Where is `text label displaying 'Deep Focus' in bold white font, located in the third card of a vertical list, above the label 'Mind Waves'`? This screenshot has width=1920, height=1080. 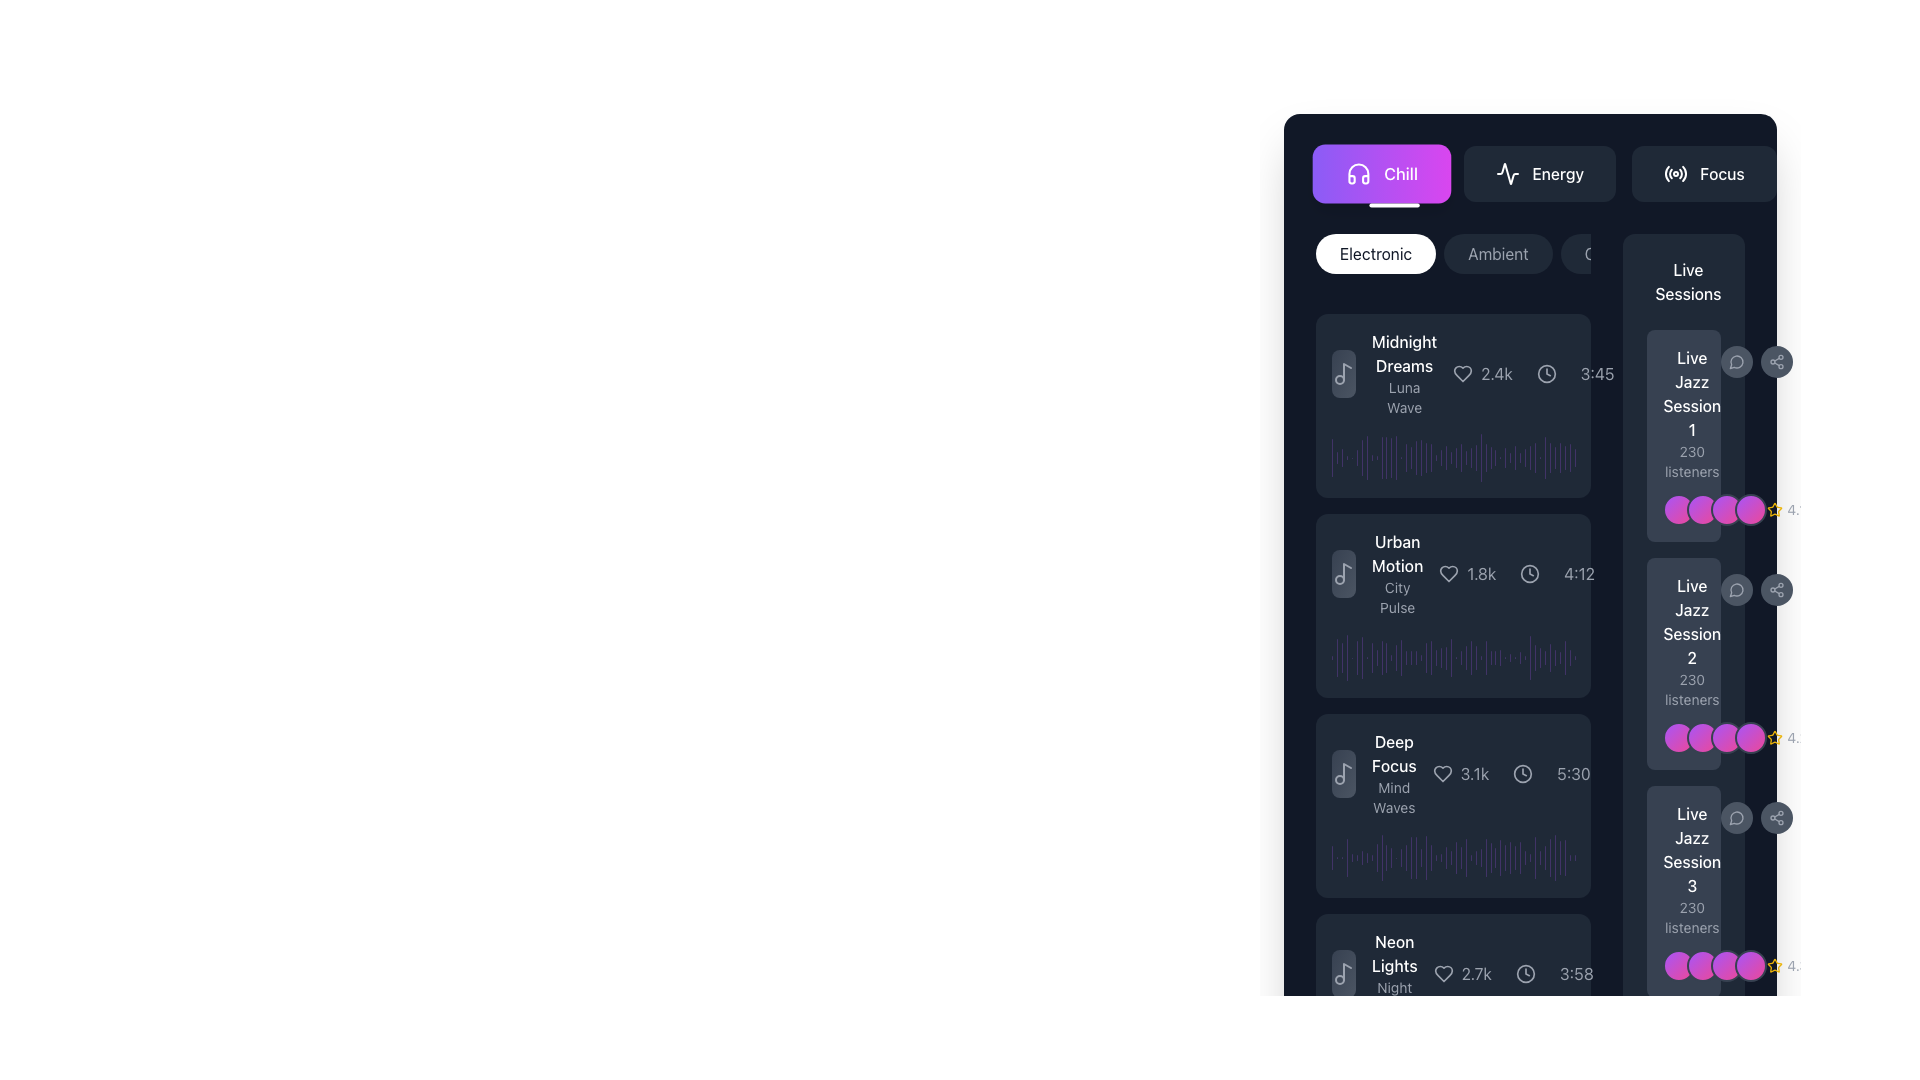
text label displaying 'Deep Focus' in bold white font, located in the third card of a vertical list, above the label 'Mind Waves' is located at coordinates (1393, 753).